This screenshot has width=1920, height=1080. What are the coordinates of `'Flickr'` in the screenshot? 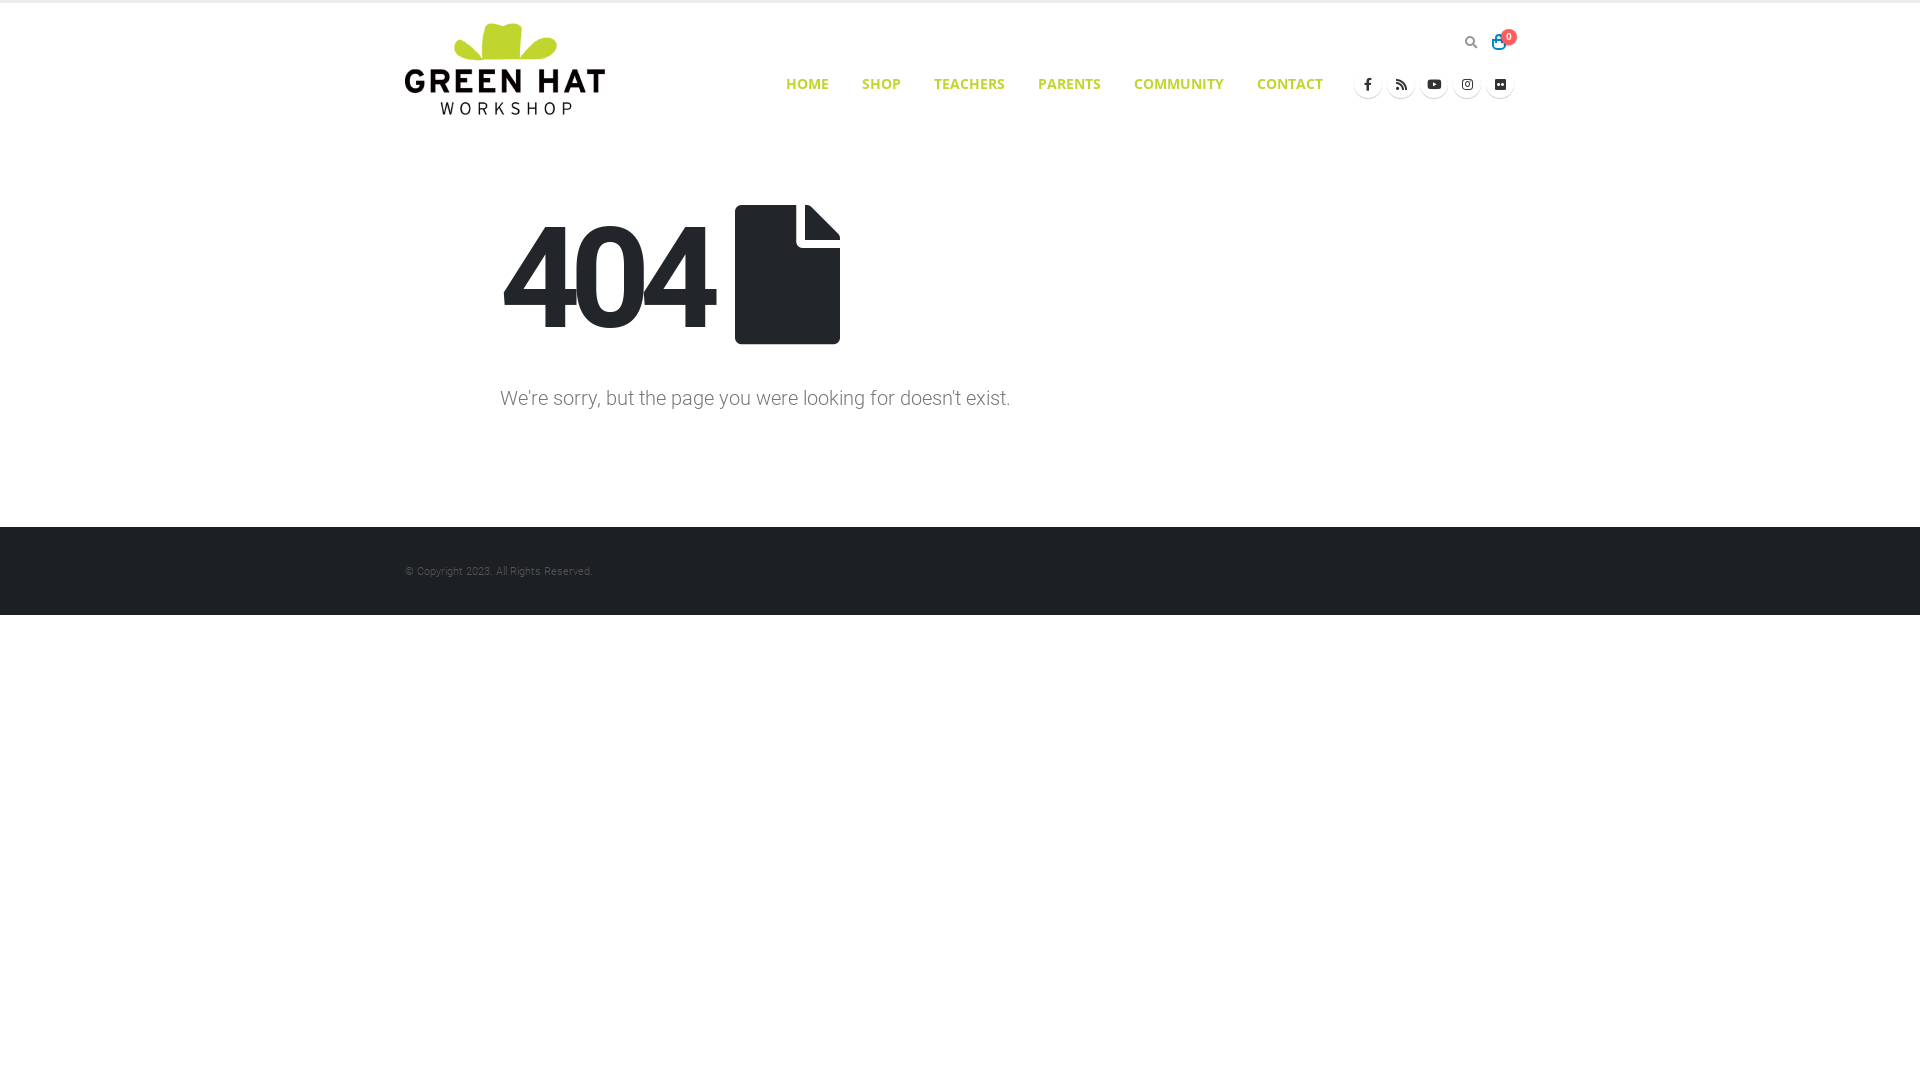 It's located at (1499, 83).